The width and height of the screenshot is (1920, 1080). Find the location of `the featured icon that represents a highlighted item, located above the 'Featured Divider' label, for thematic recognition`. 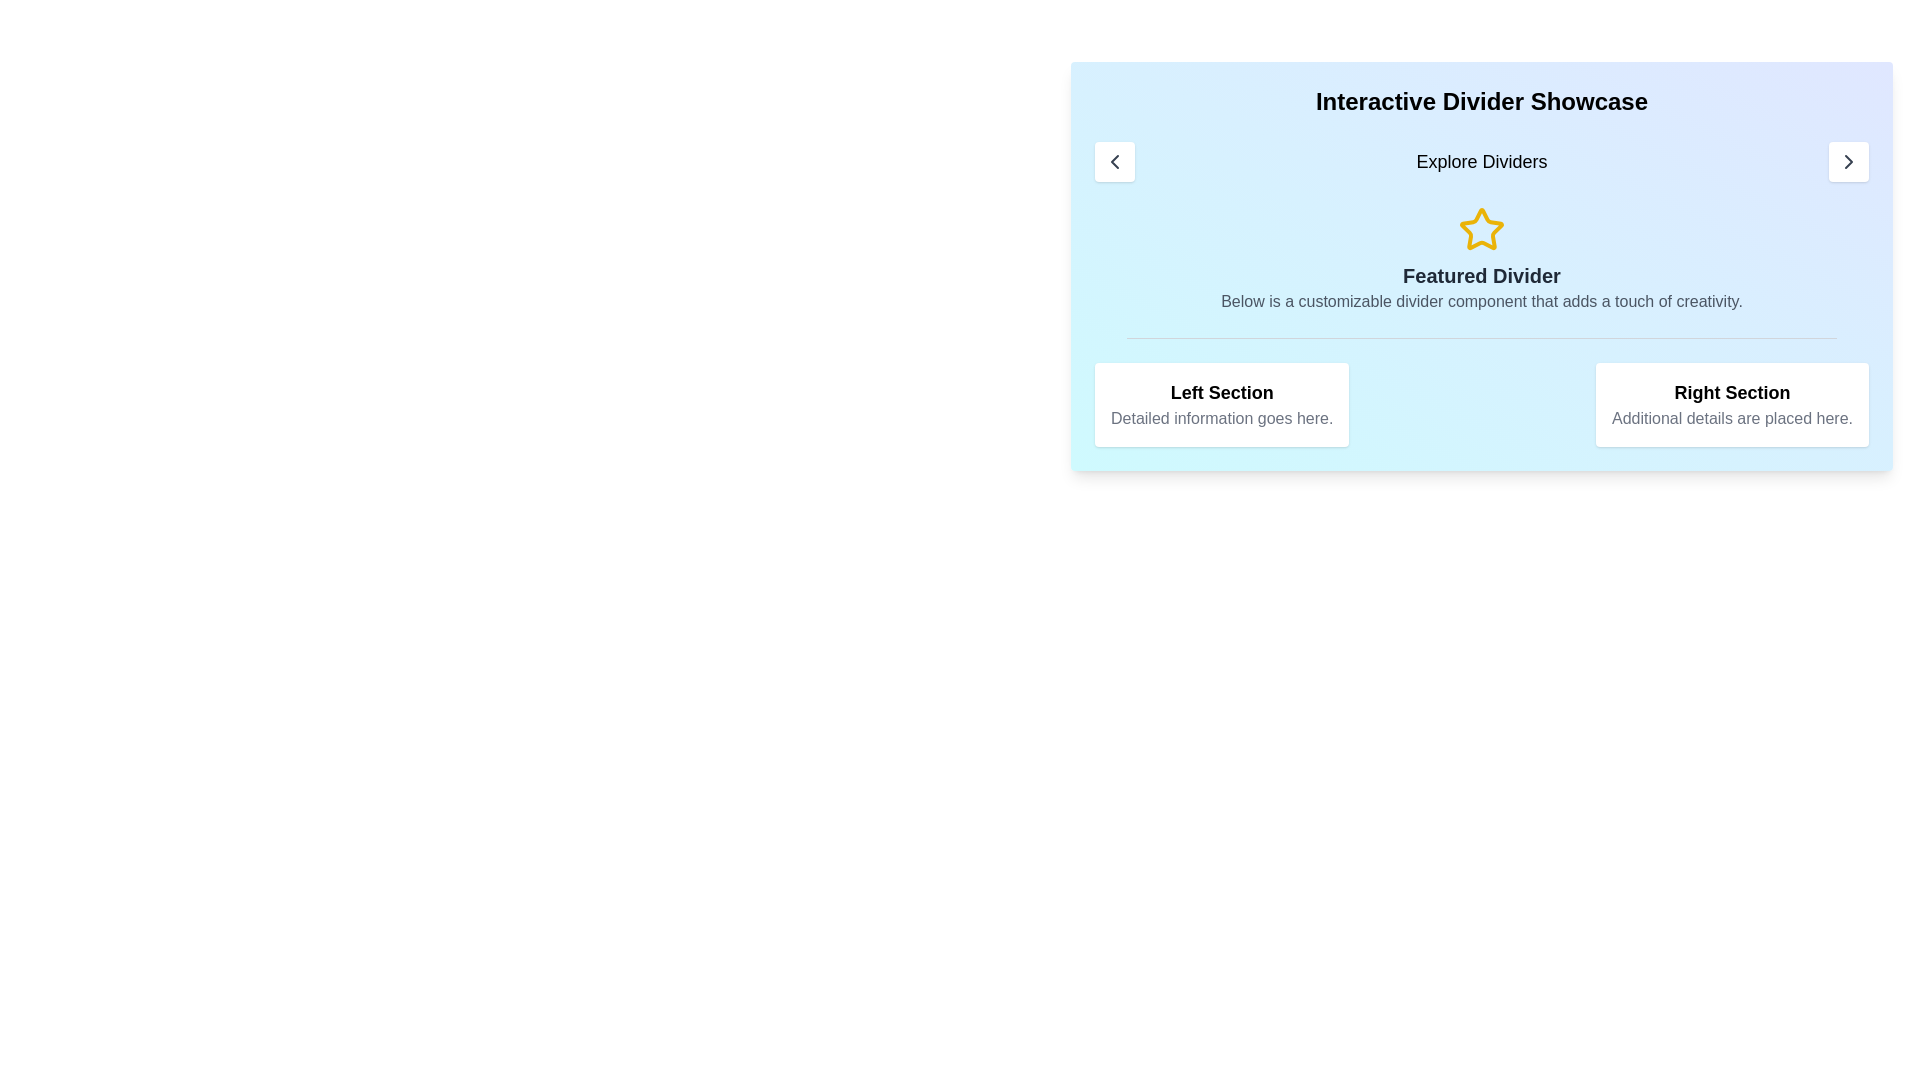

the featured icon that represents a highlighted item, located above the 'Featured Divider' label, for thematic recognition is located at coordinates (1482, 228).